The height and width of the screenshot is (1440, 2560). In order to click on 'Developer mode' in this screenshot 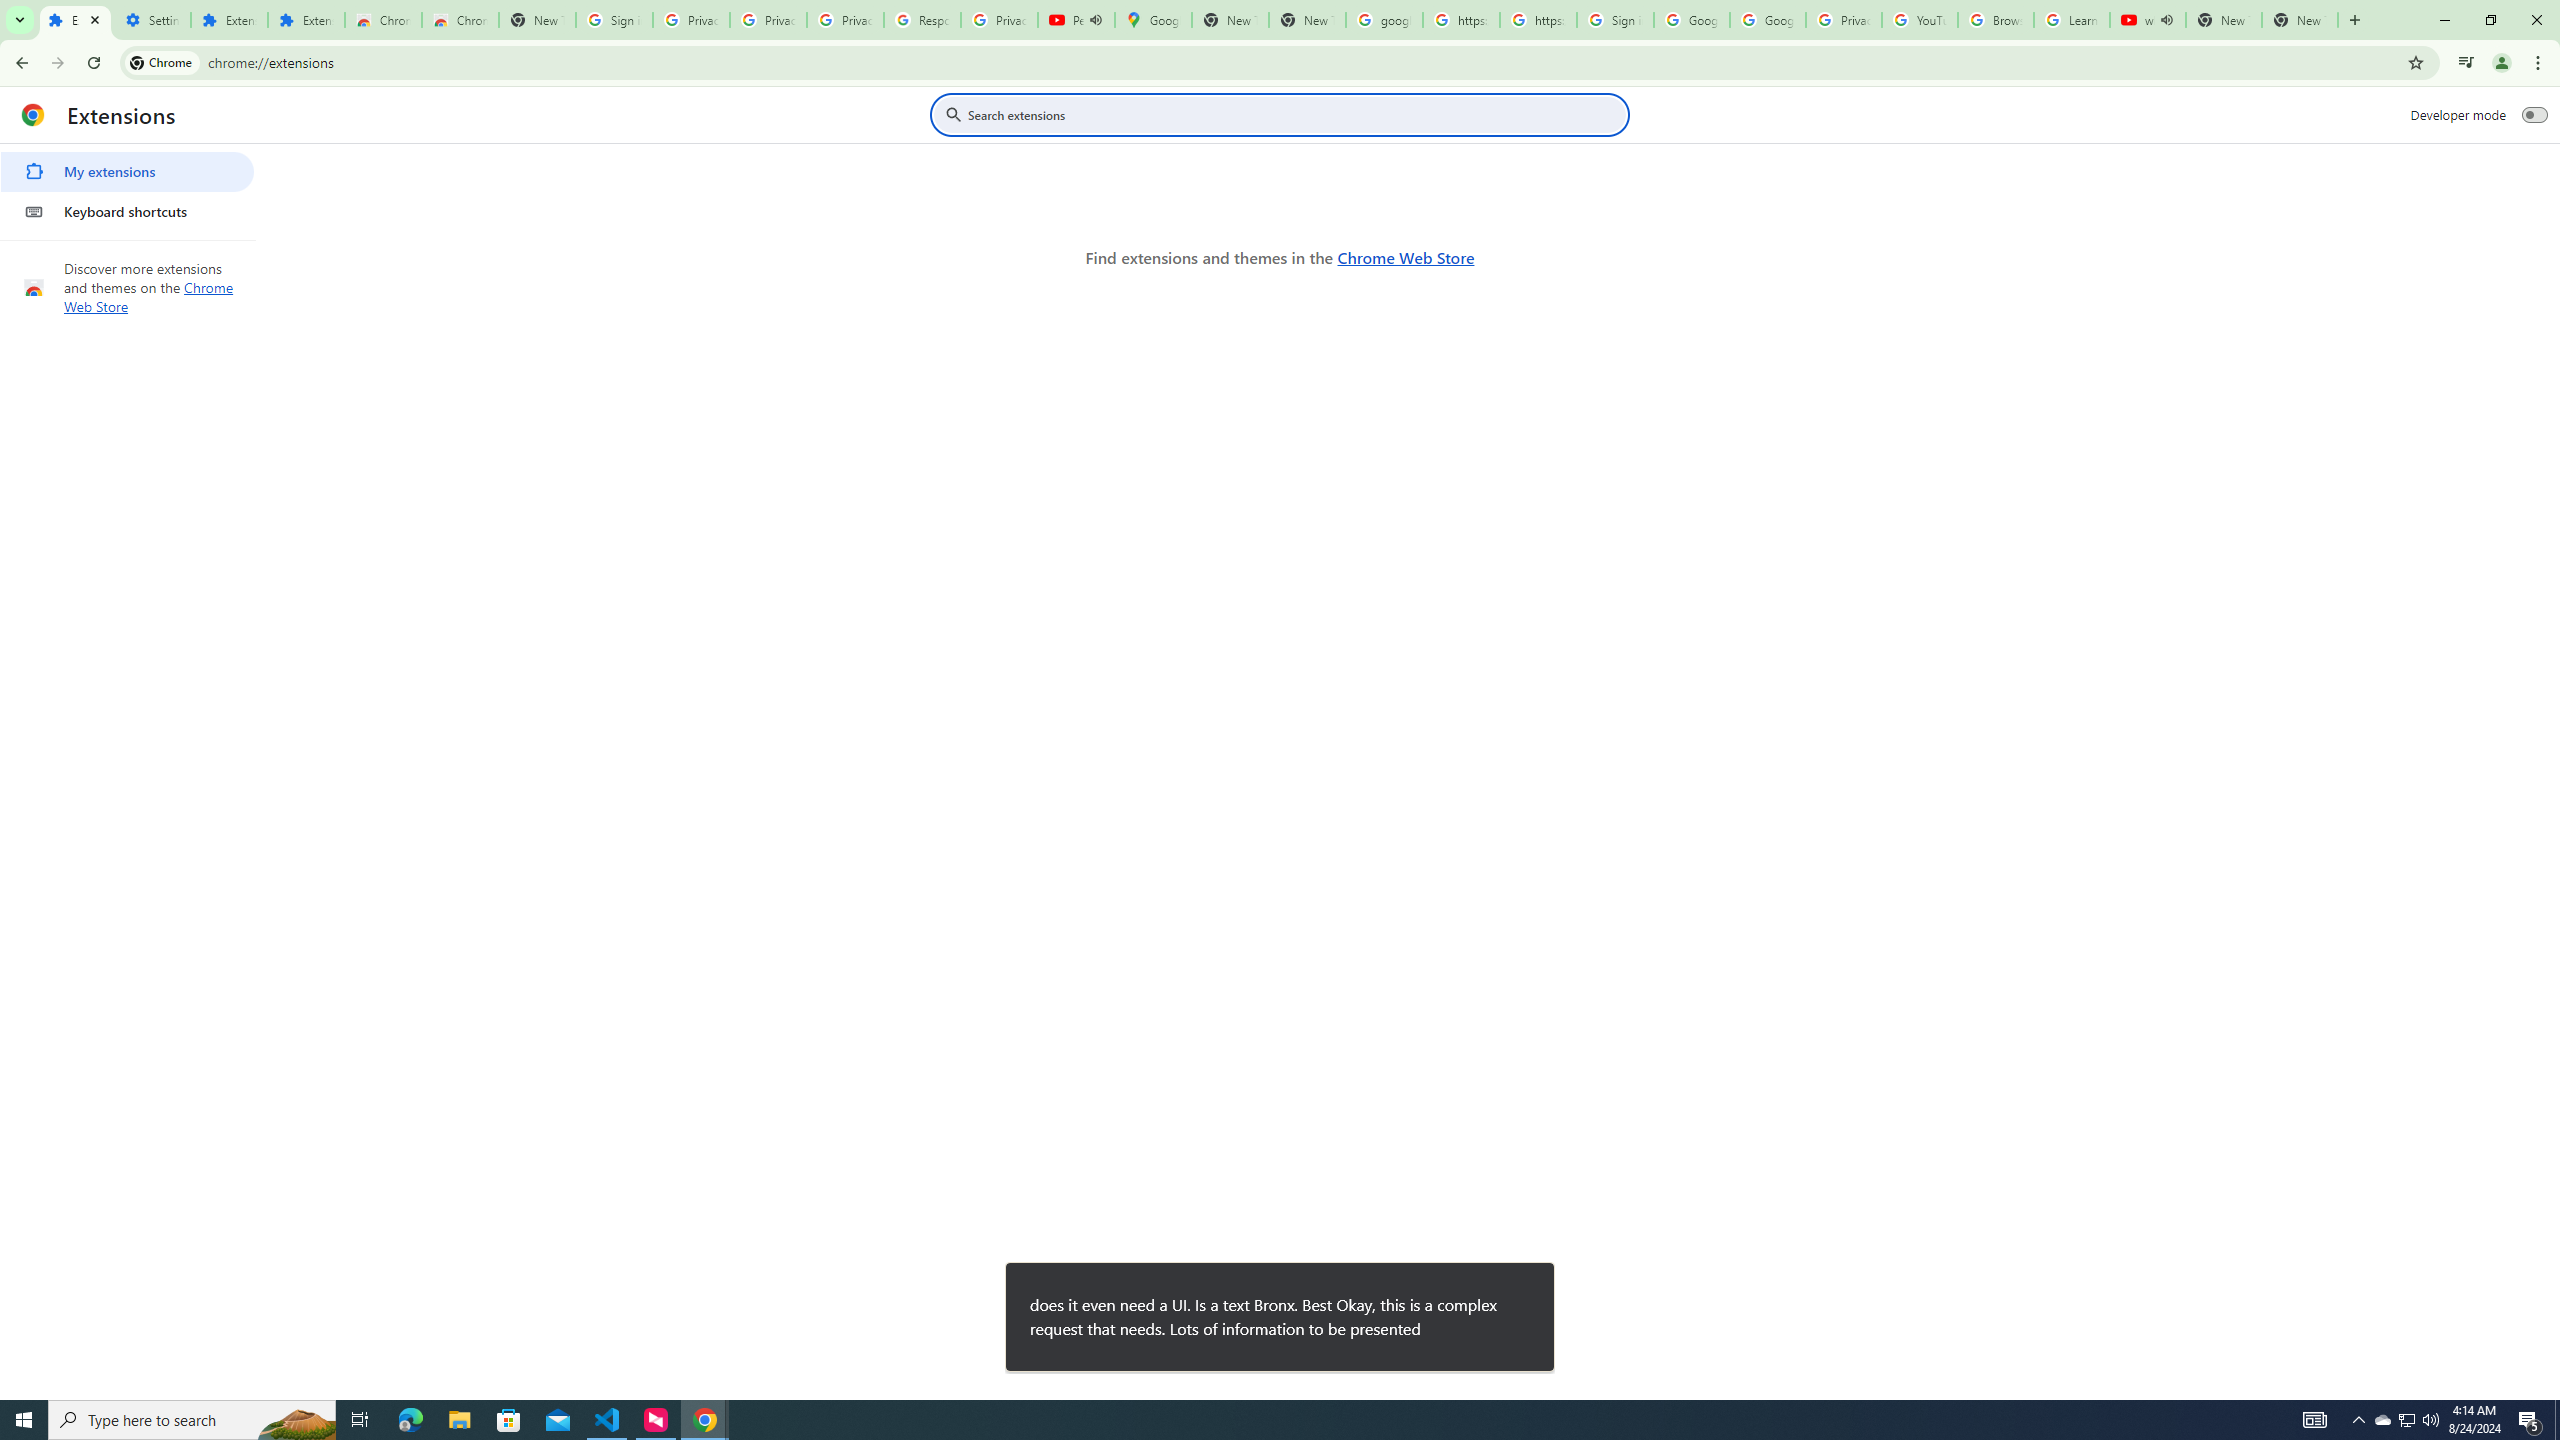, I will do `click(2535, 114)`.